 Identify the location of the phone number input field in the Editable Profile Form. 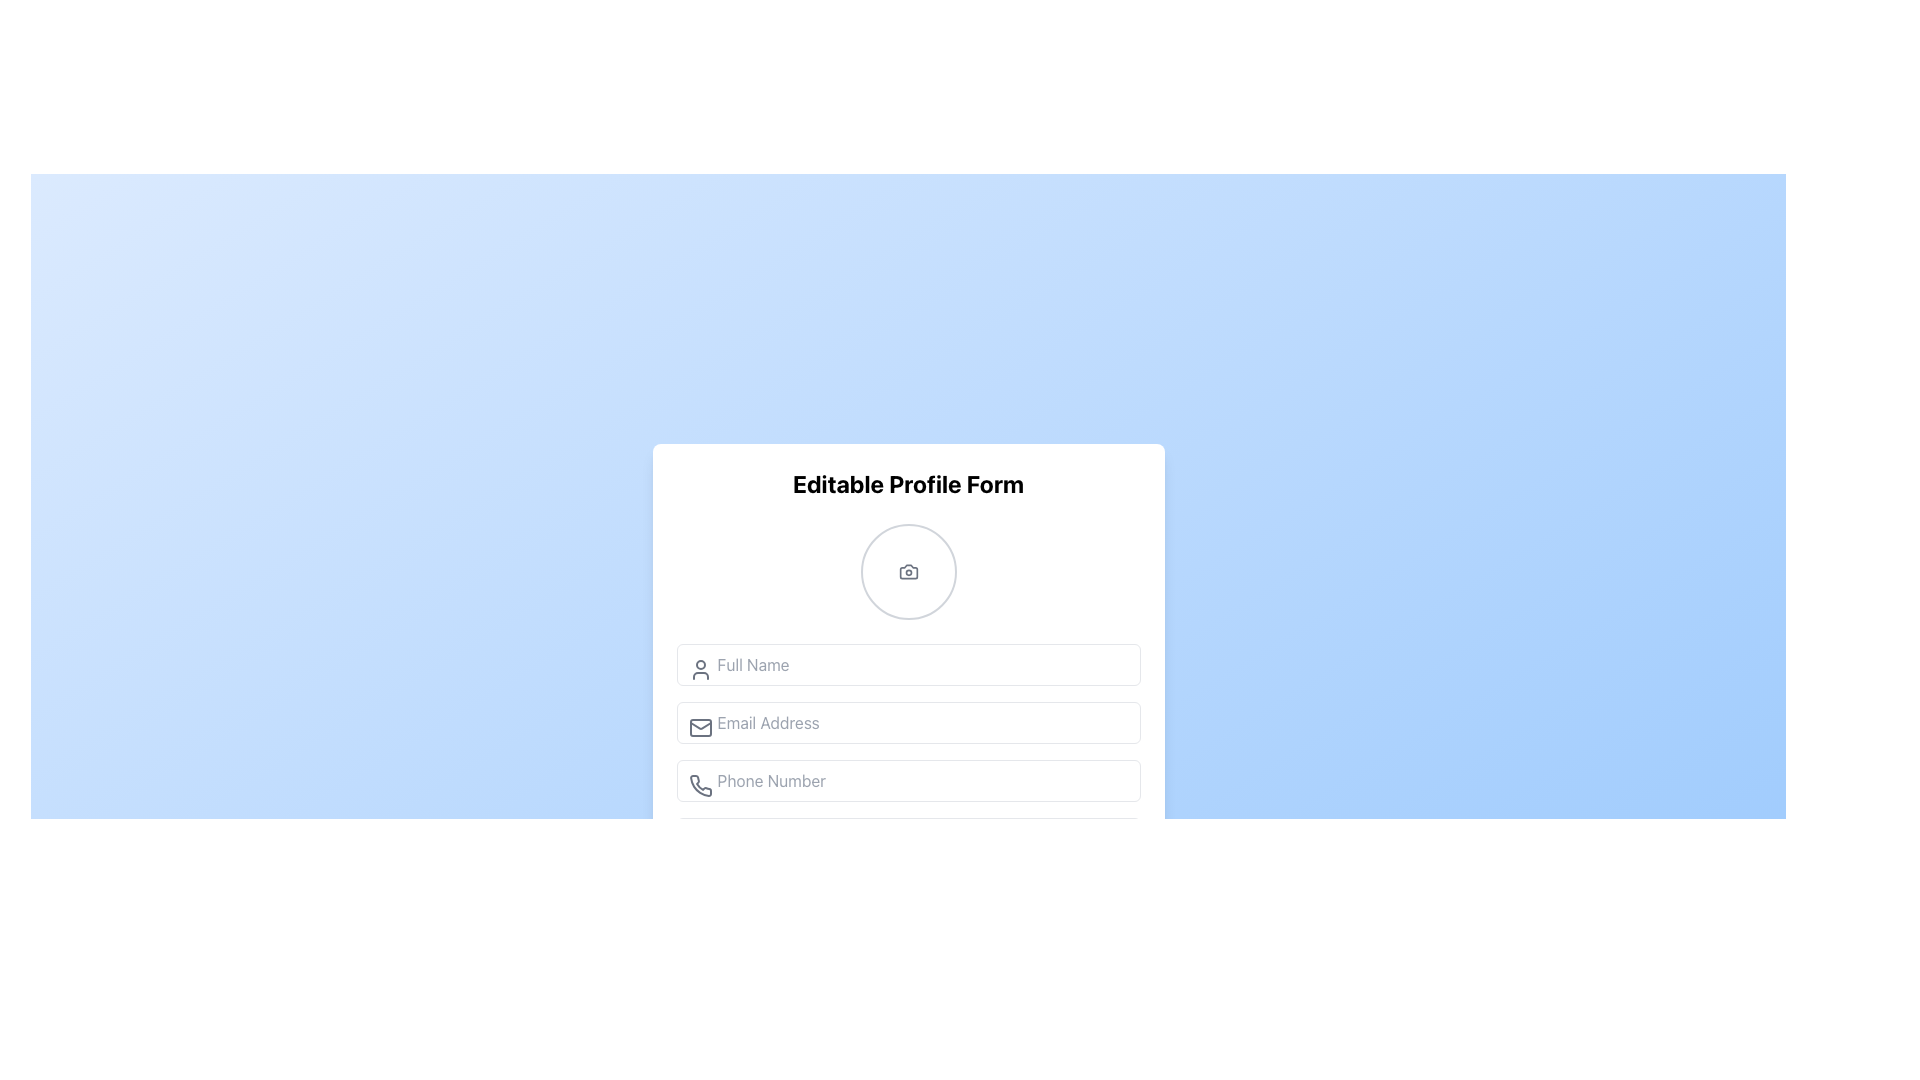
(907, 801).